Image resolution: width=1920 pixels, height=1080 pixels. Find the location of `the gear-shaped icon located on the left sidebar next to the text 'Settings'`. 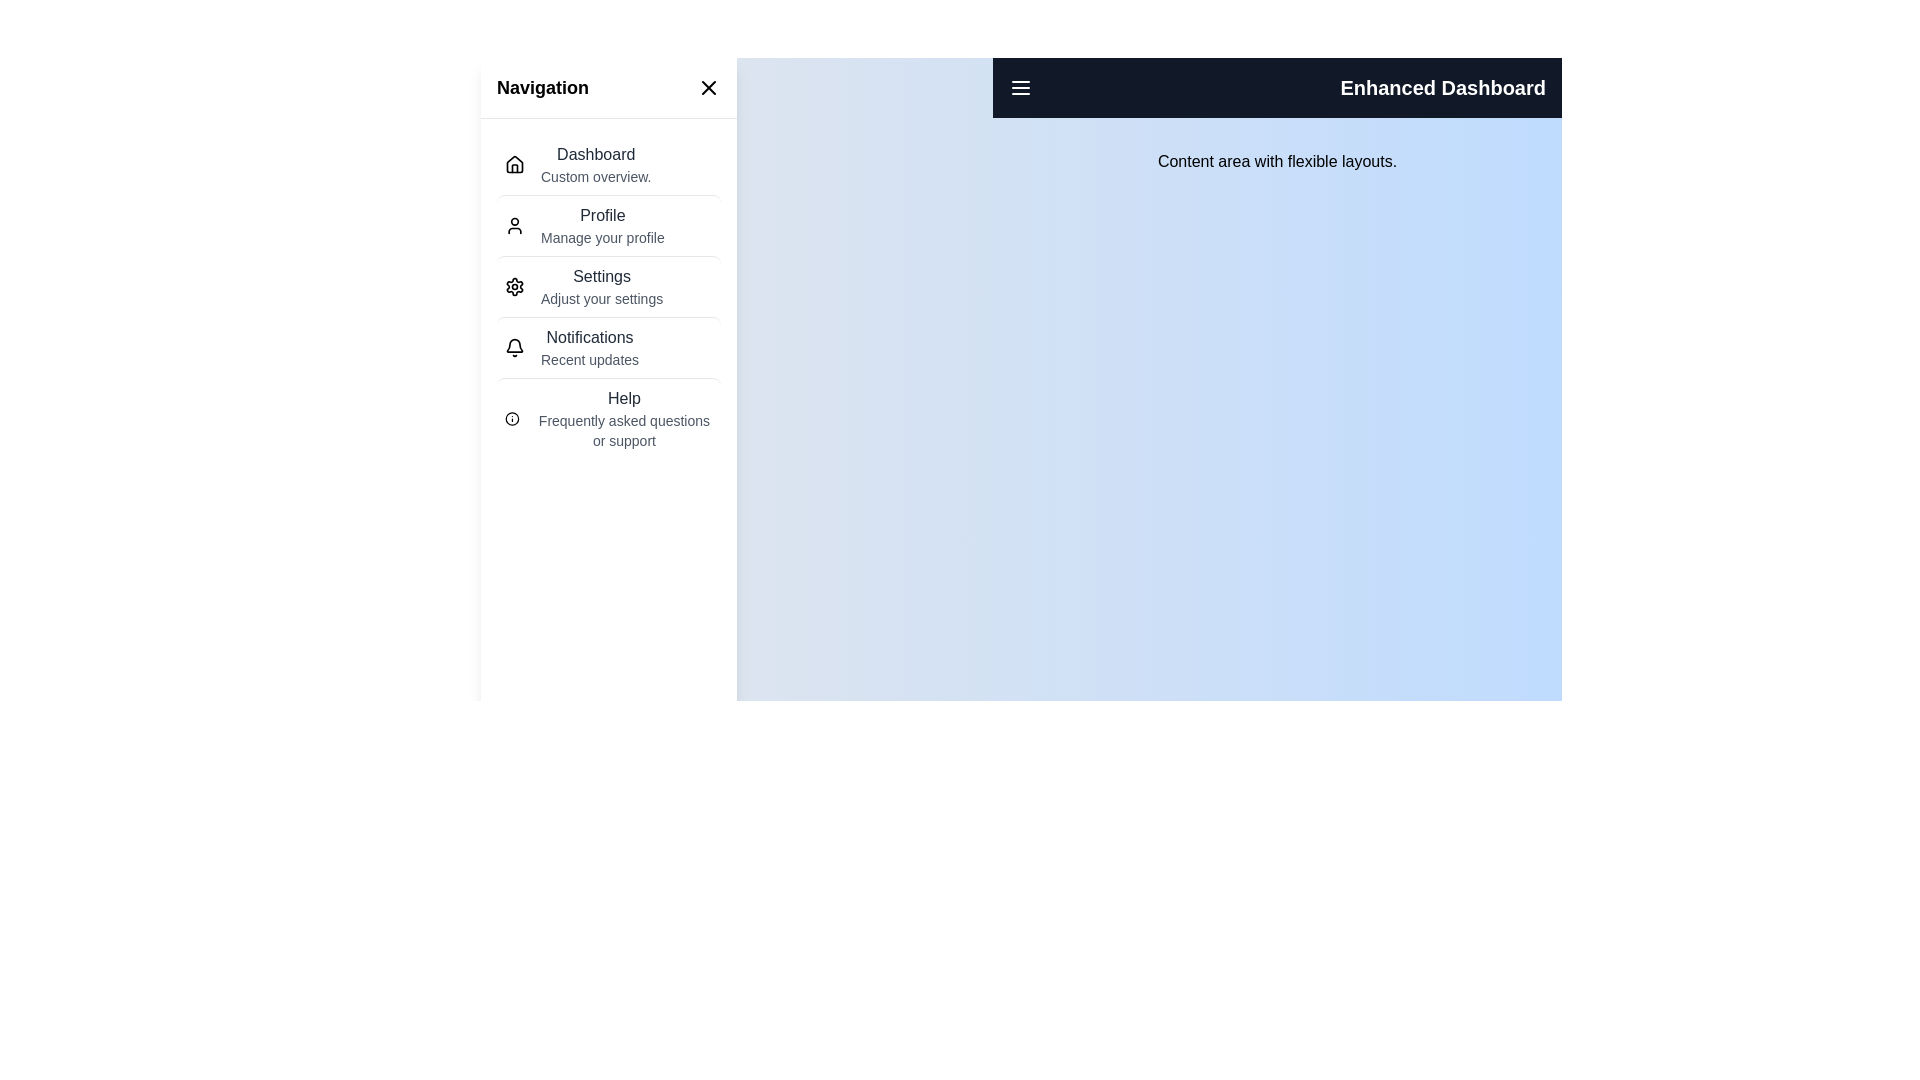

the gear-shaped icon located on the left sidebar next to the text 'Settings' is located at coordinates (514, 286).